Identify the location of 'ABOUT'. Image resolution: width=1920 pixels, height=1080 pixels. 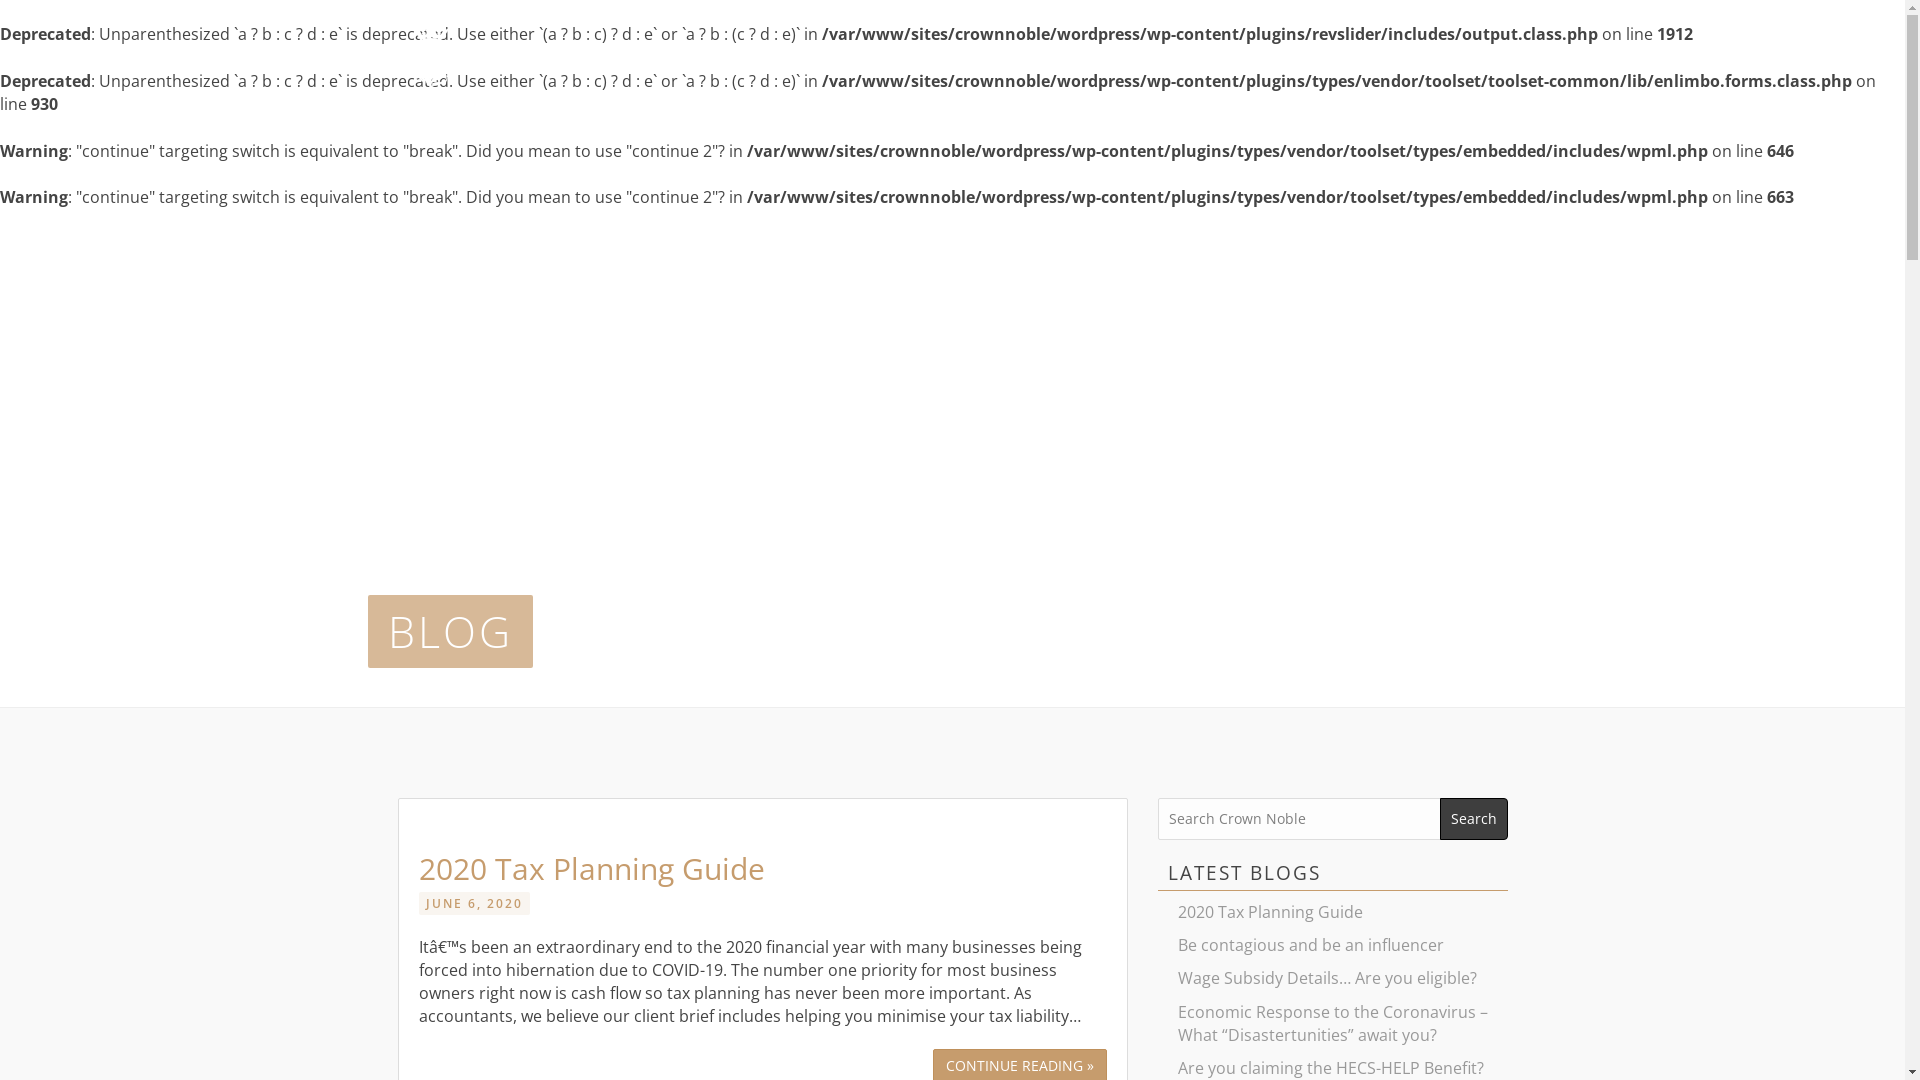
(1030, 66).